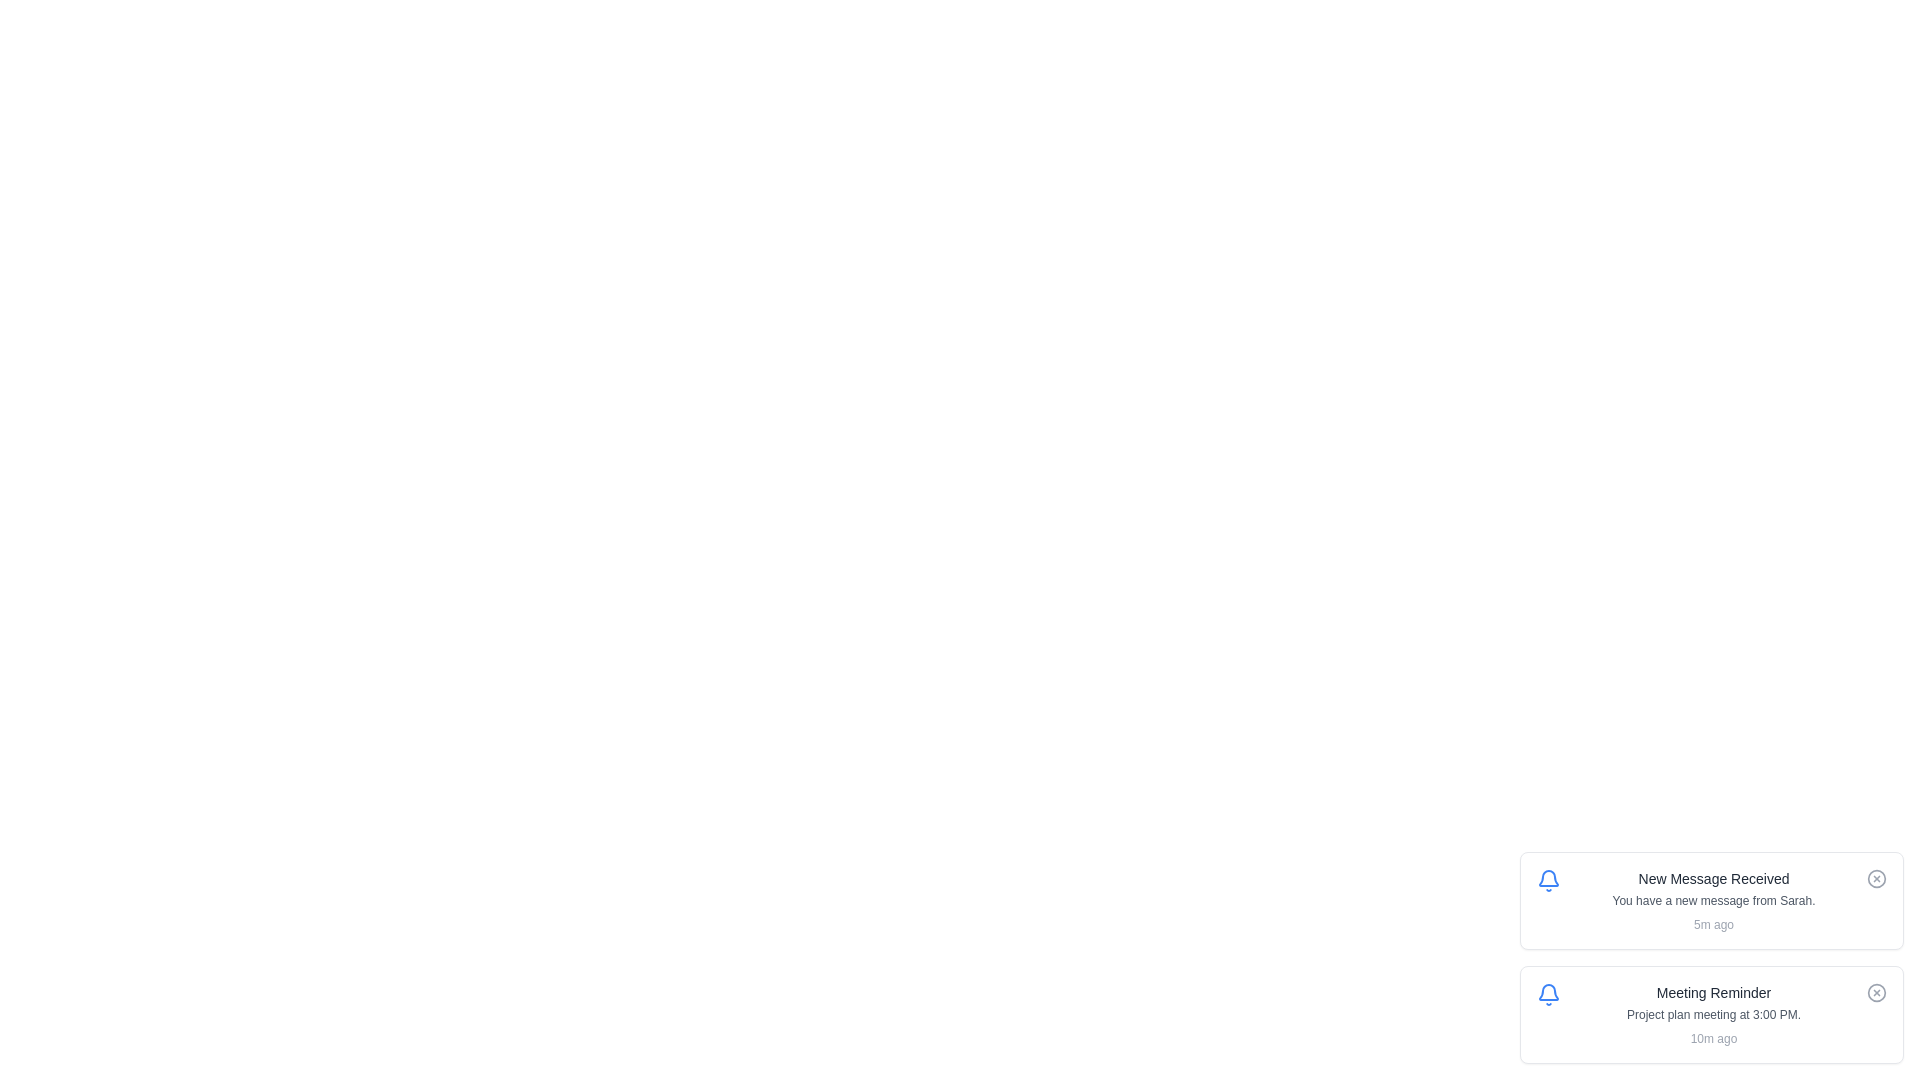 The height and width of the screenshot is (1080, 1920). I want to click on the notification titled 'New Message Received' to observe the hover effect, so click(1711, 901).